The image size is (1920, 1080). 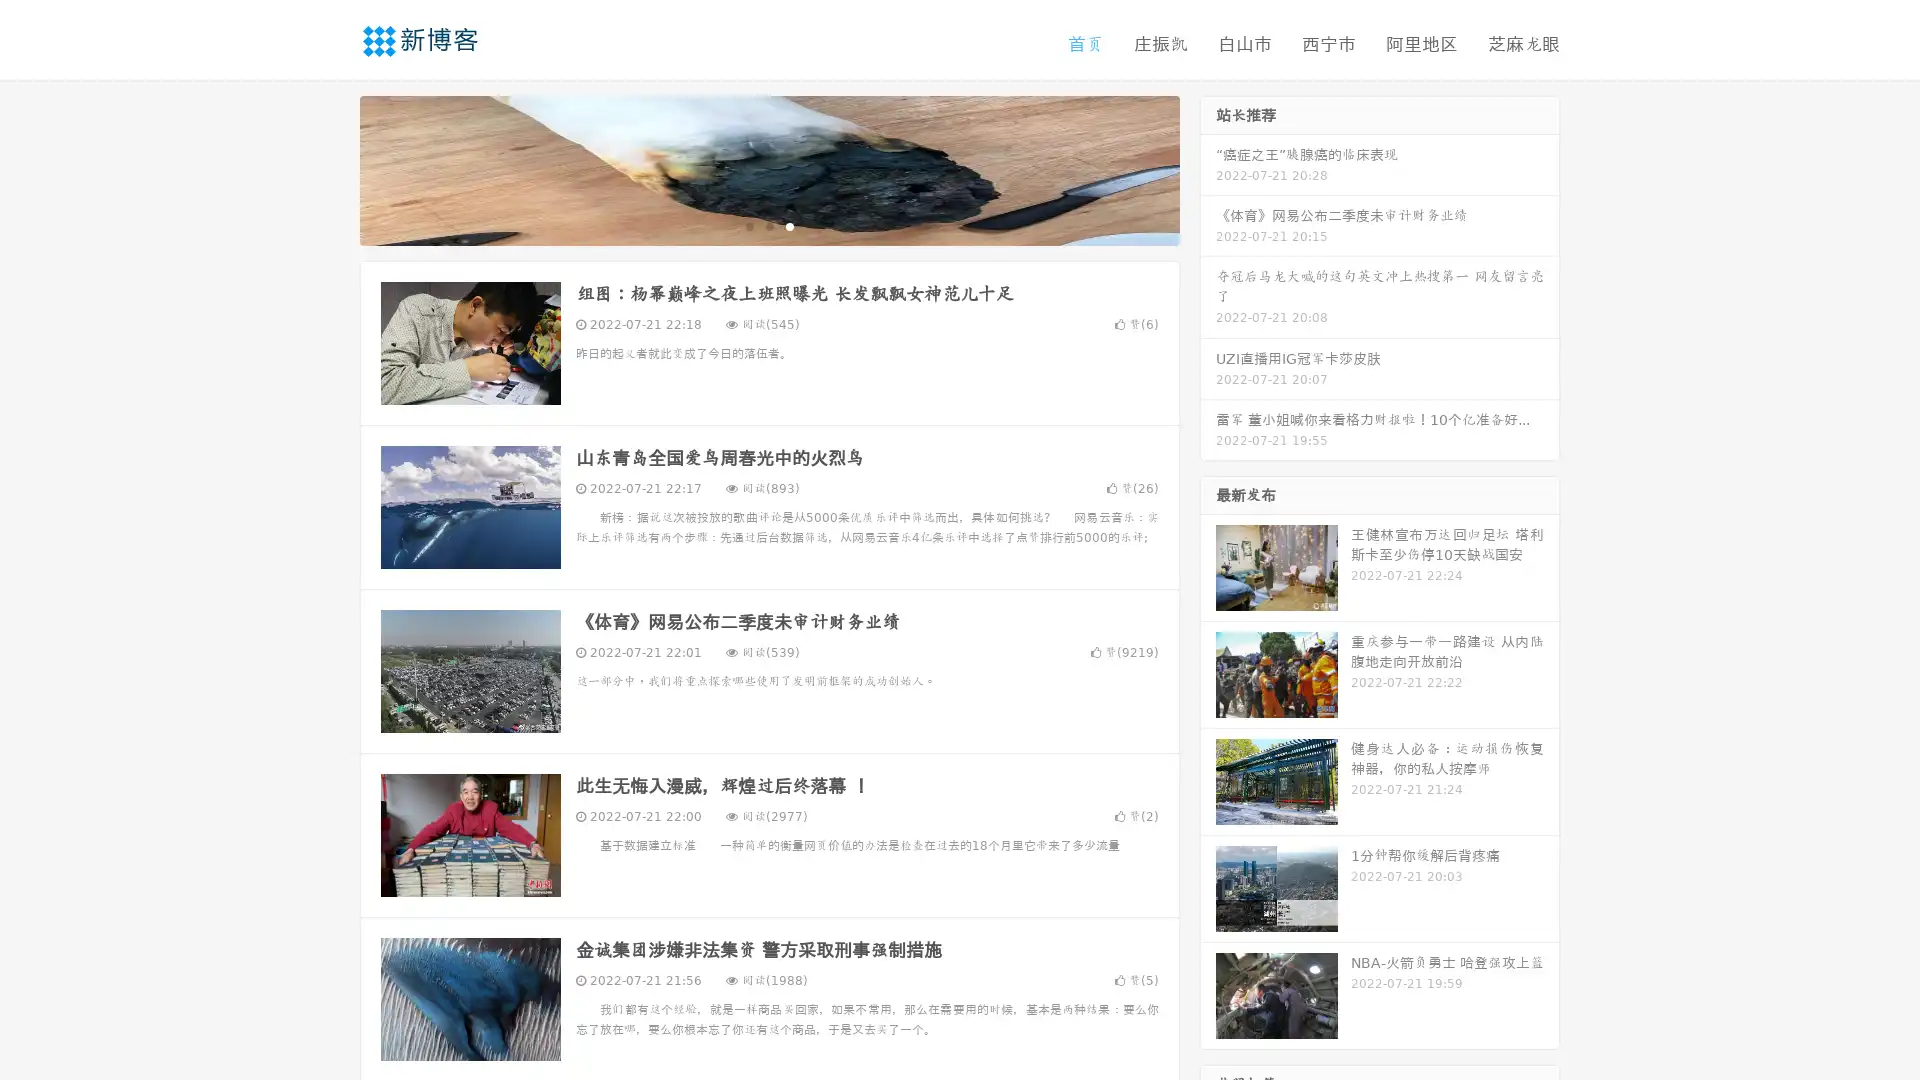 What do you see at coordinates (1208, 168) in the screenshot?
I see `Next slide` at bounding box center [1208, 168].